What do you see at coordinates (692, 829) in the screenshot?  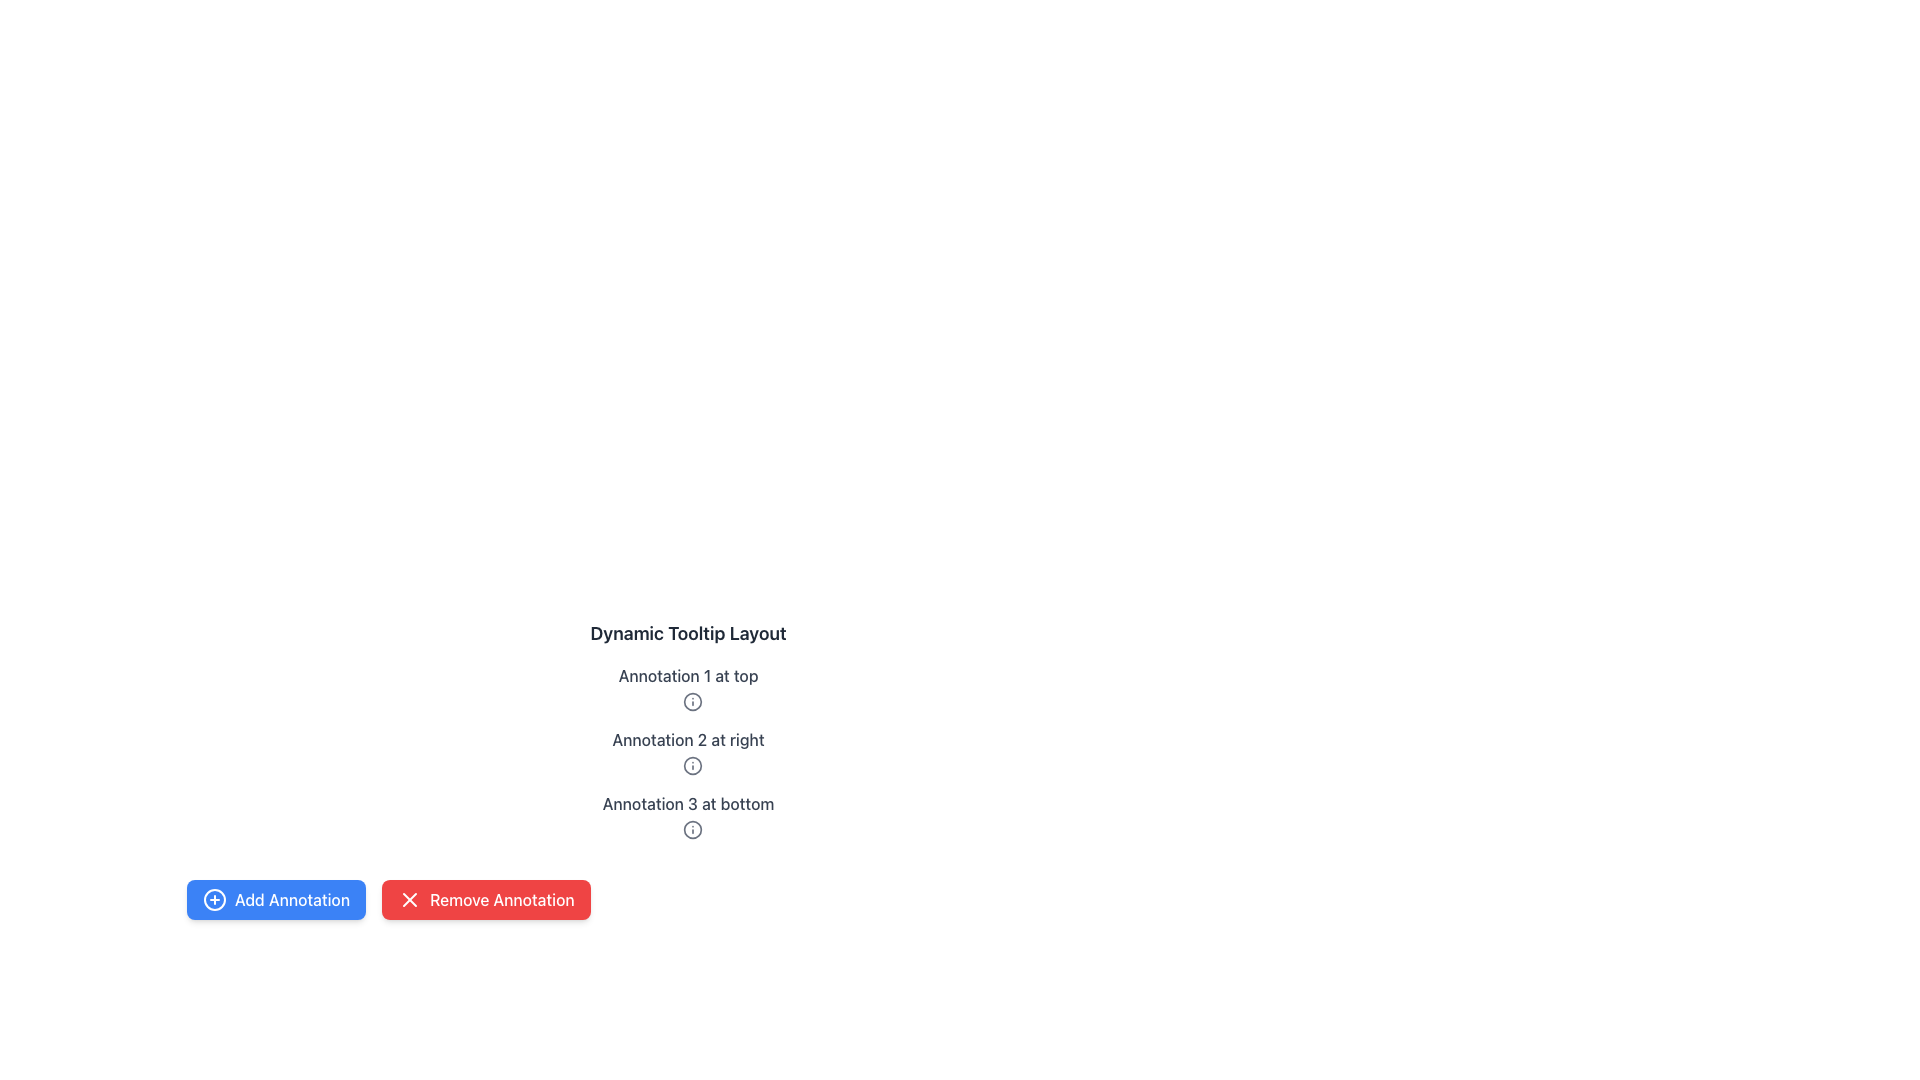 I see `the informational icon located immediately after the text 'Annotation 3 at bottom'` at bounding box center [692, 829].